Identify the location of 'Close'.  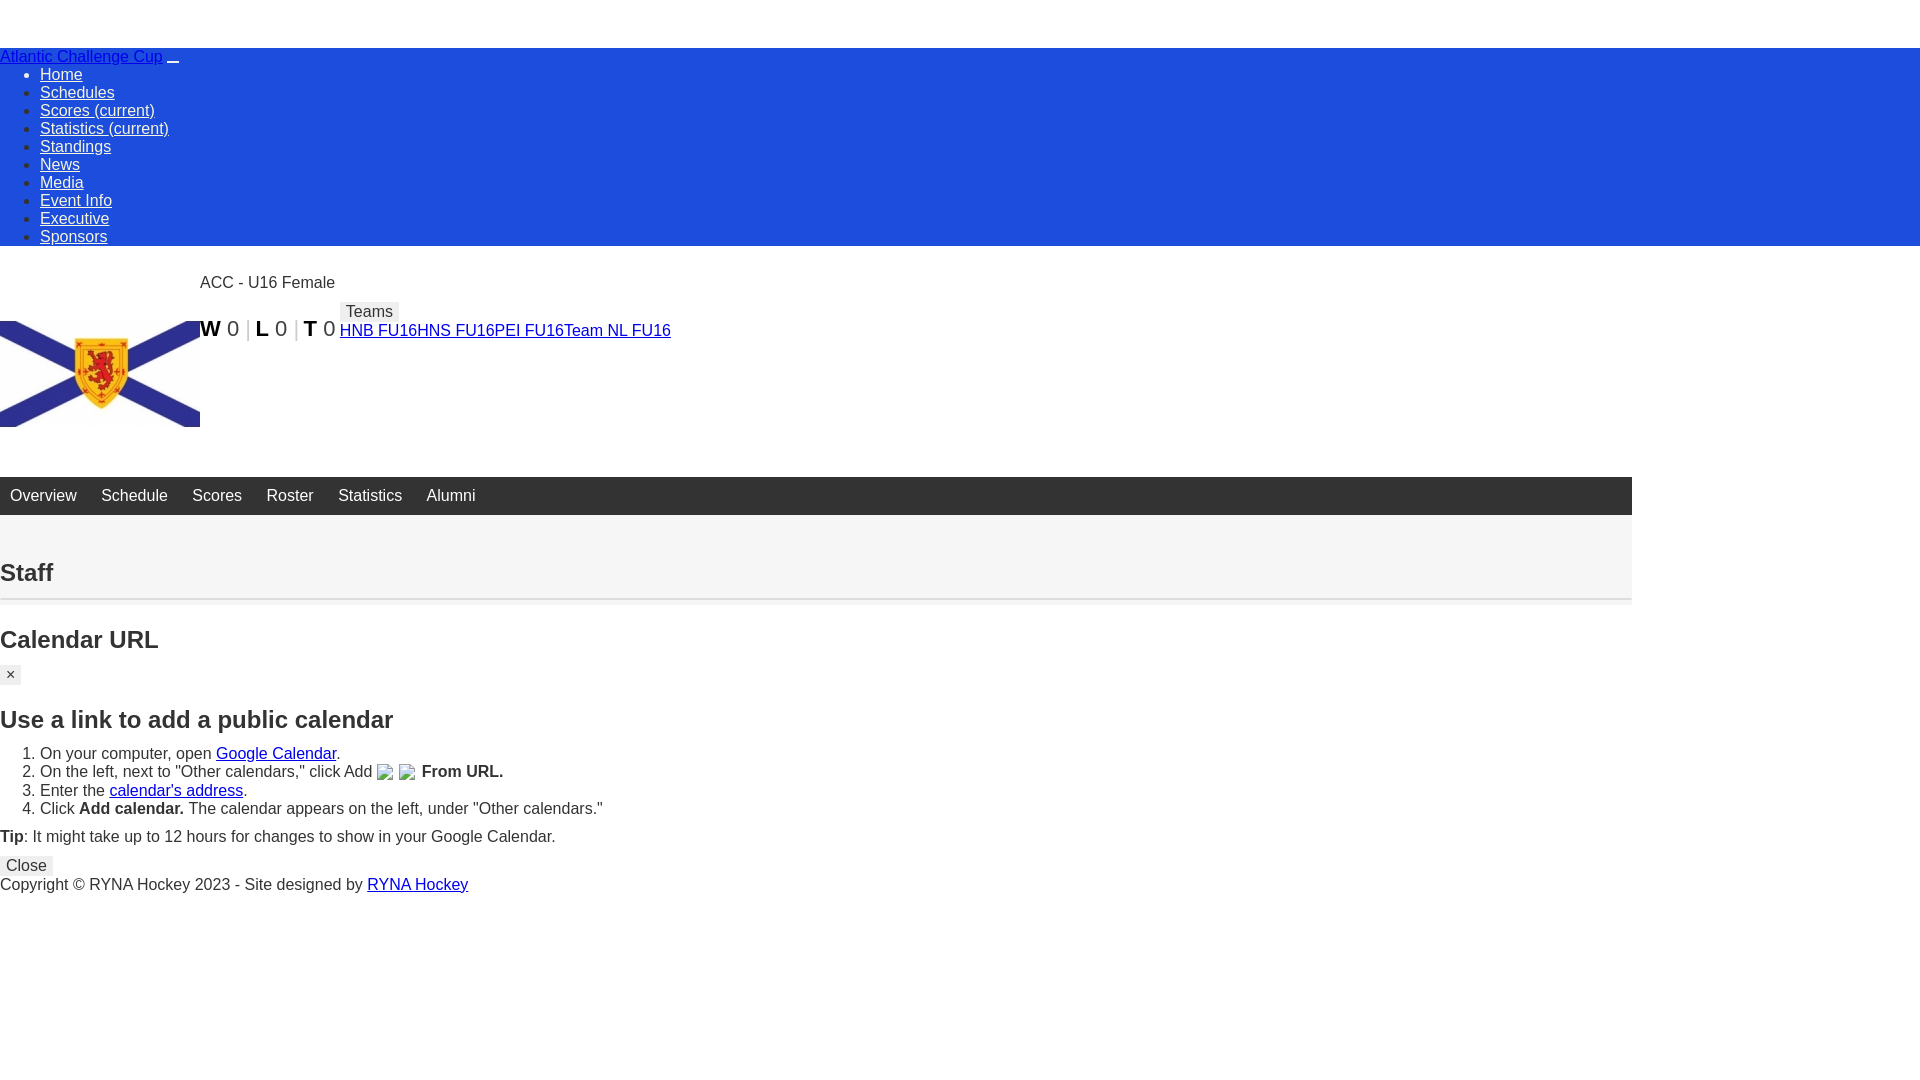
(26, 865).